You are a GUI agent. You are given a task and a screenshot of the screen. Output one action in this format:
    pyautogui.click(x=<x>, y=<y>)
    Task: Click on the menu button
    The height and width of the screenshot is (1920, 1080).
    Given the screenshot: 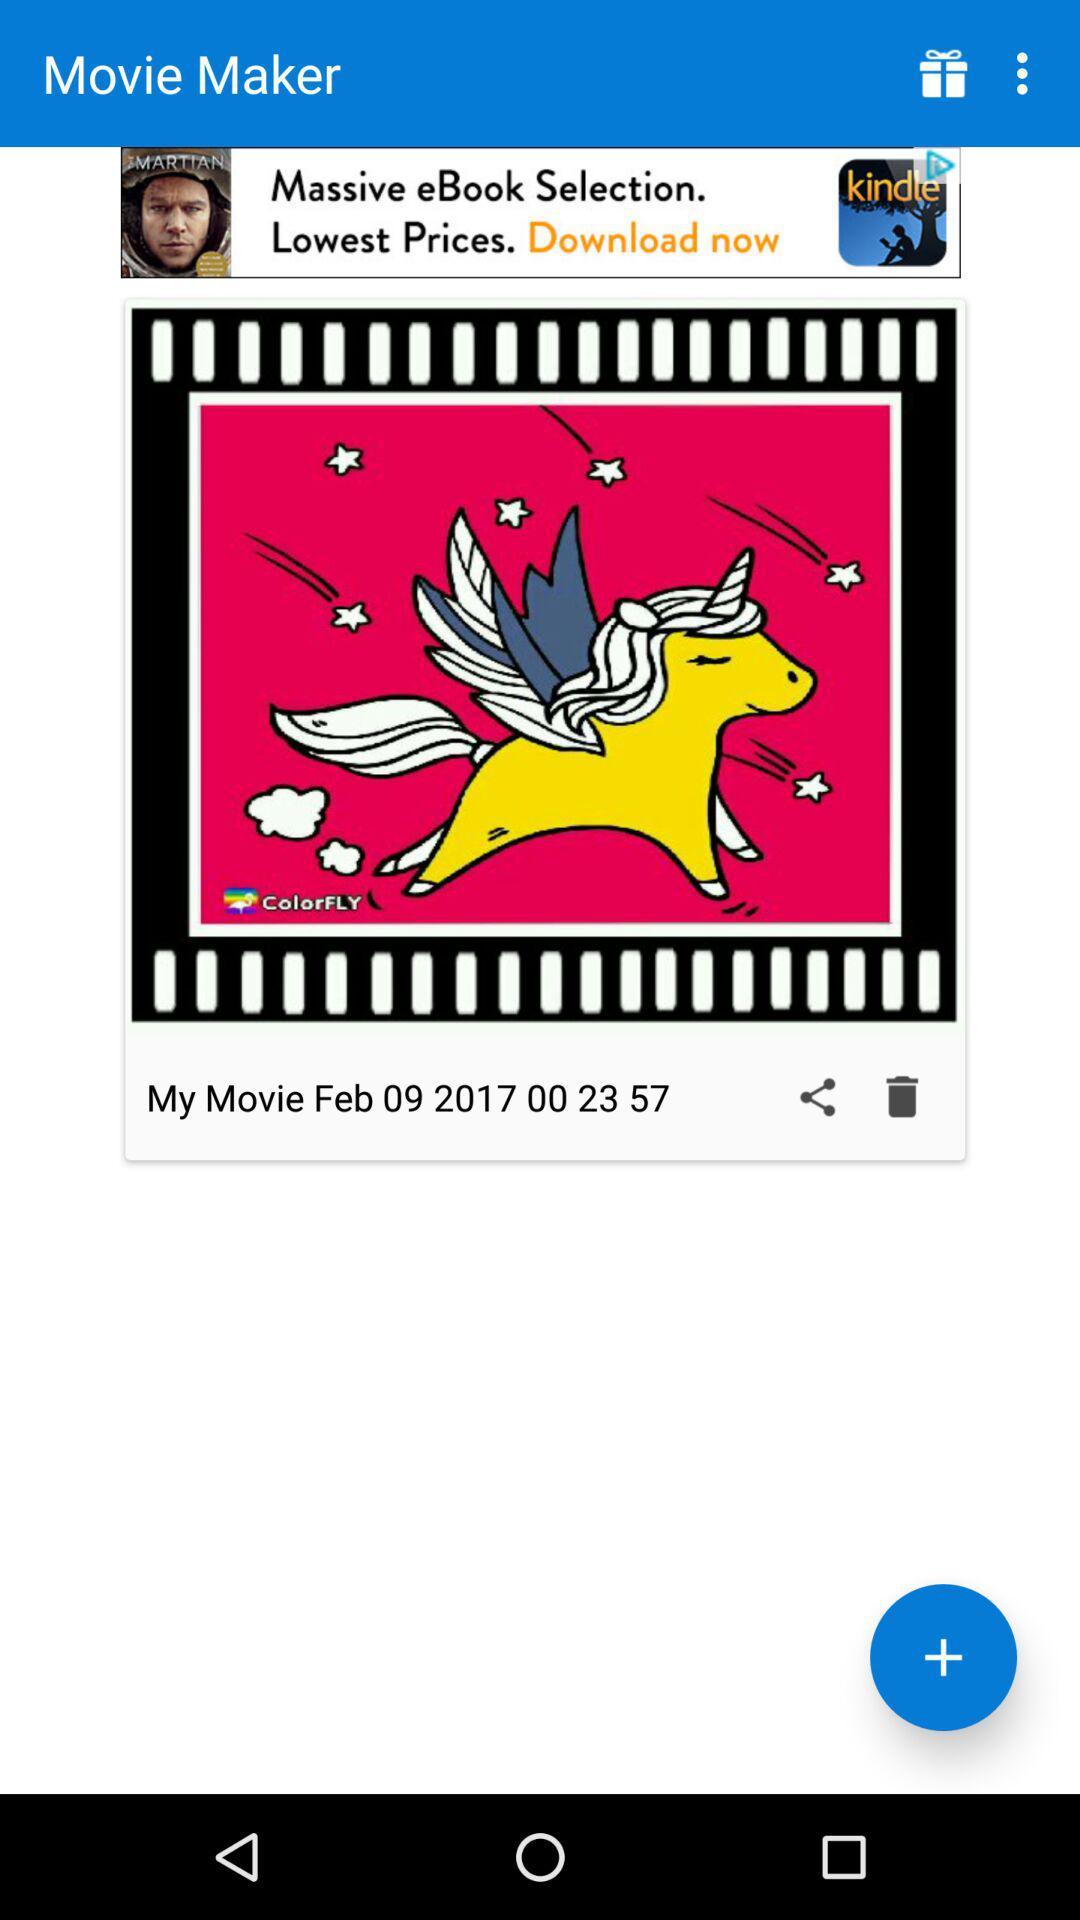 What is the action you would take?
    pyautogui.click(x=943, y=73)
    